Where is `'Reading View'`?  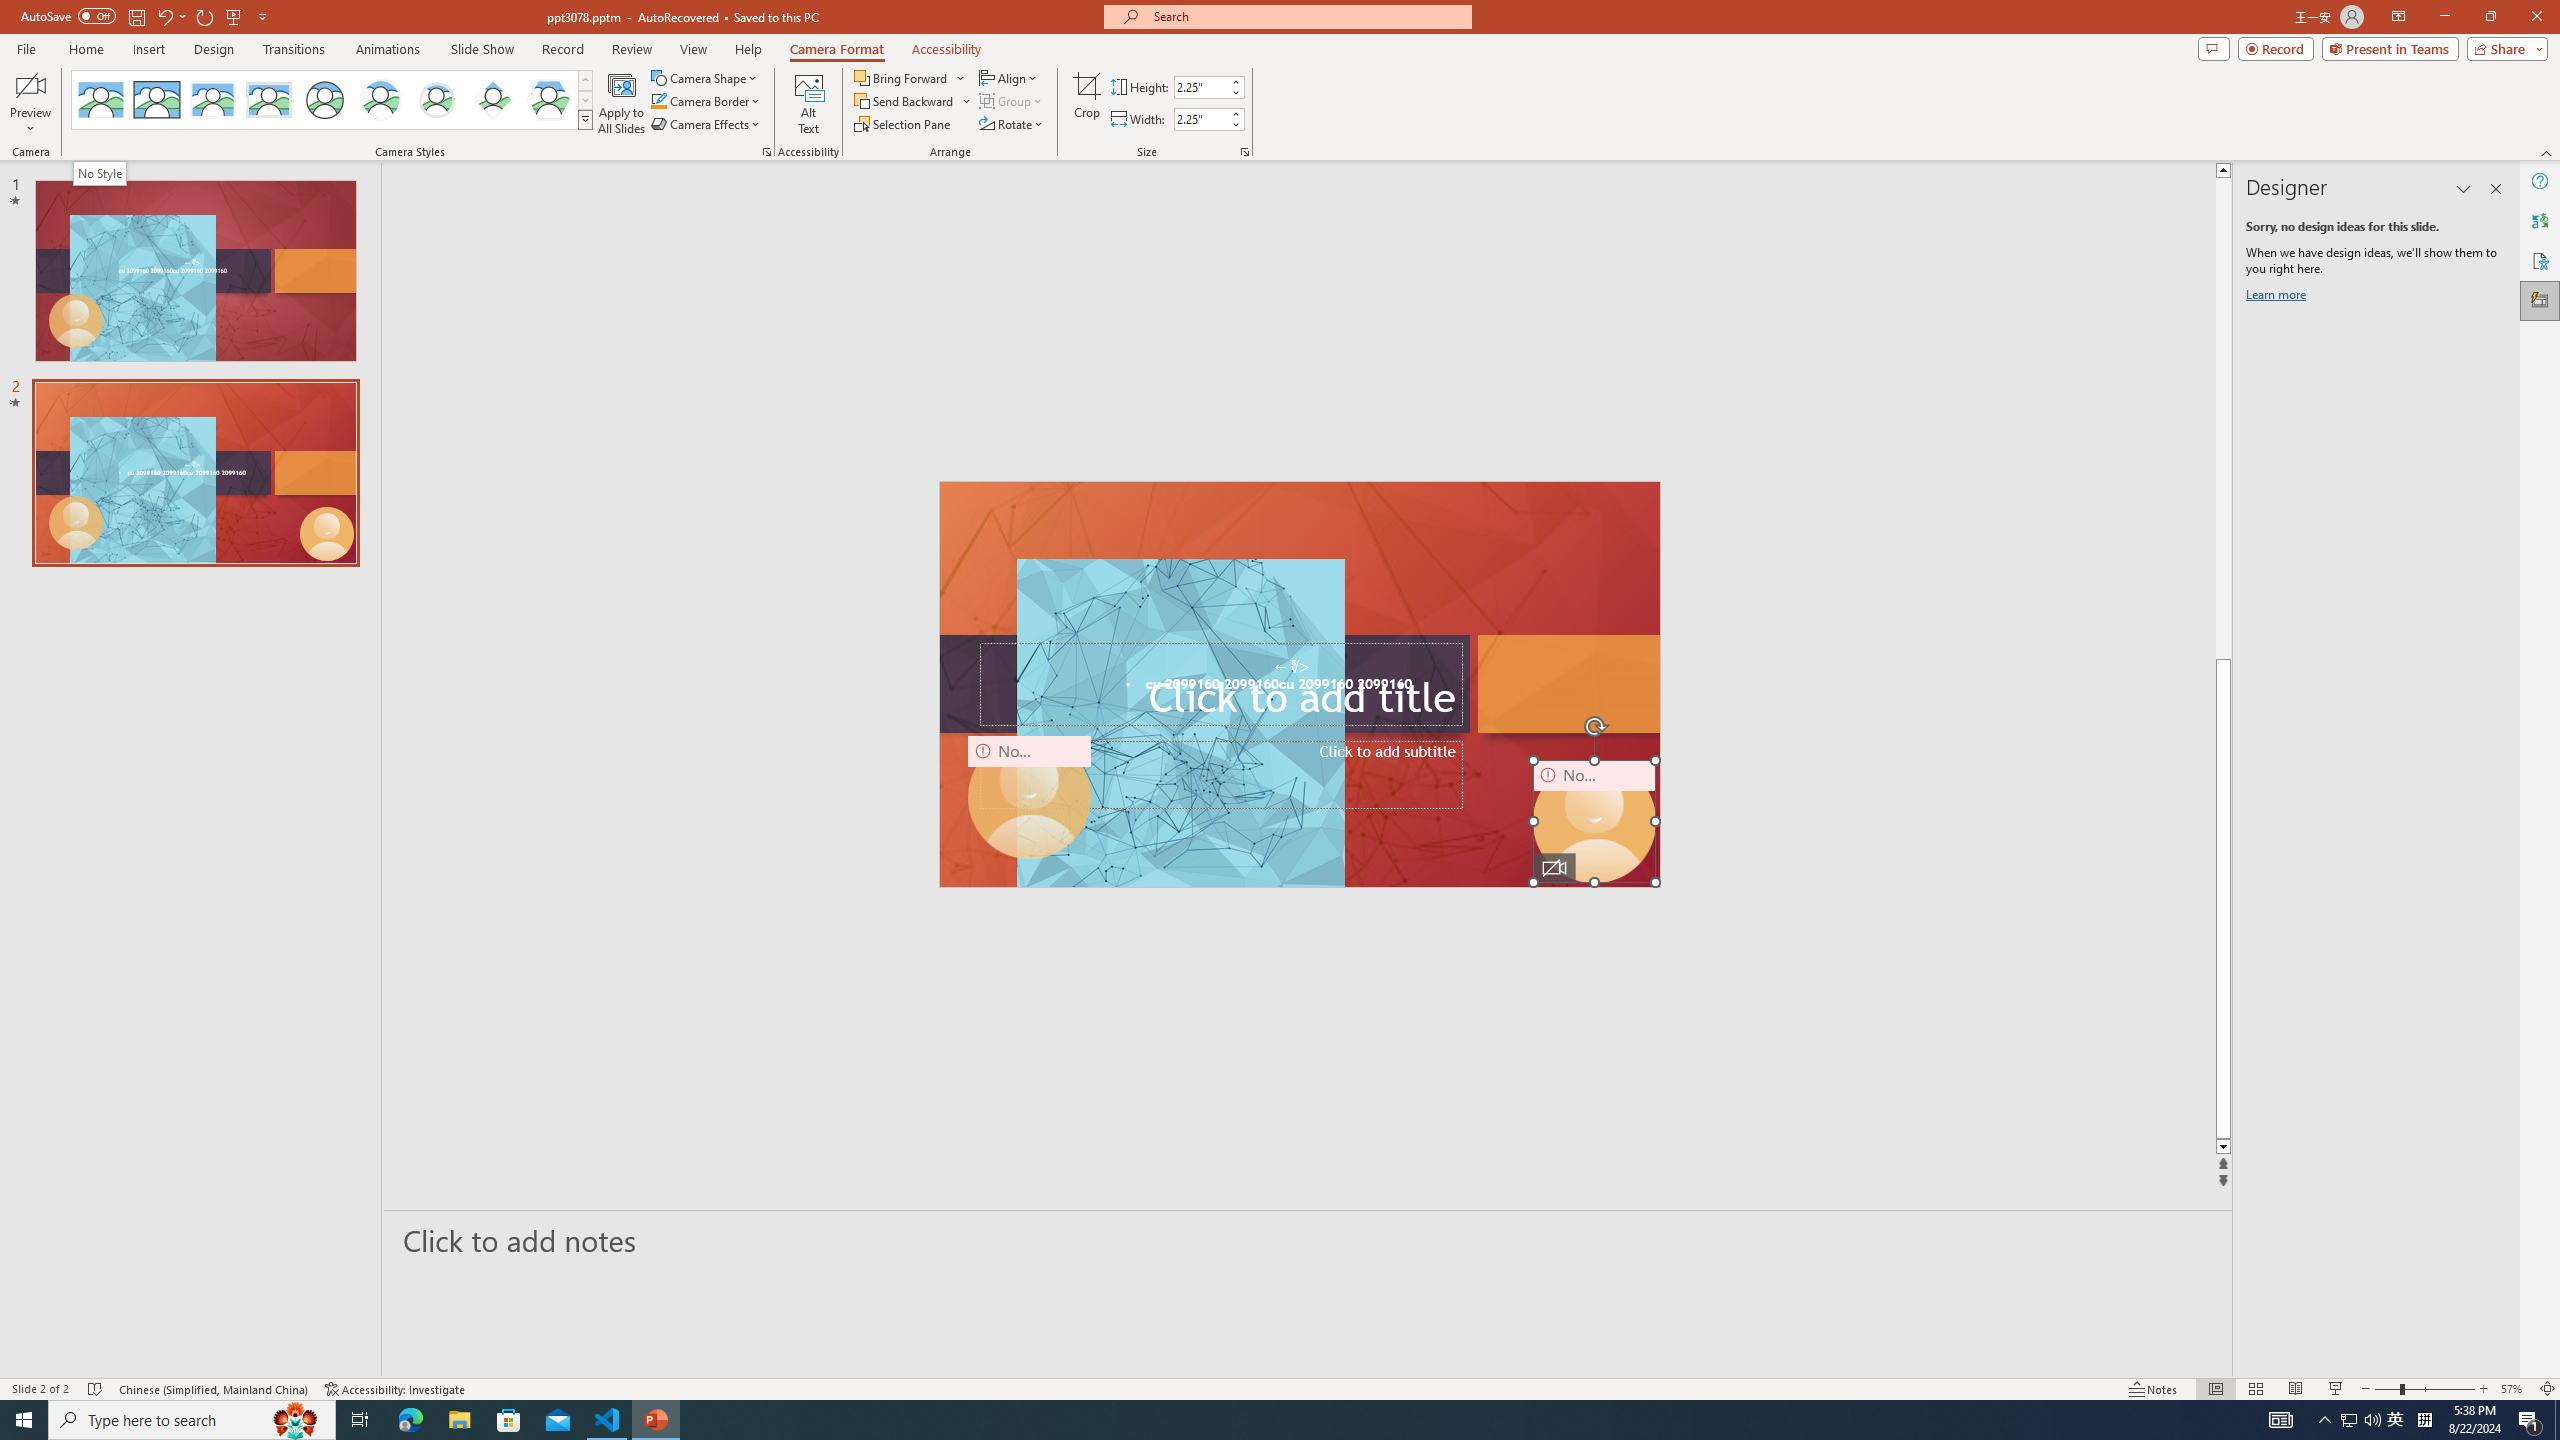 'Reading View' is located at coordinates (2295, 1389).